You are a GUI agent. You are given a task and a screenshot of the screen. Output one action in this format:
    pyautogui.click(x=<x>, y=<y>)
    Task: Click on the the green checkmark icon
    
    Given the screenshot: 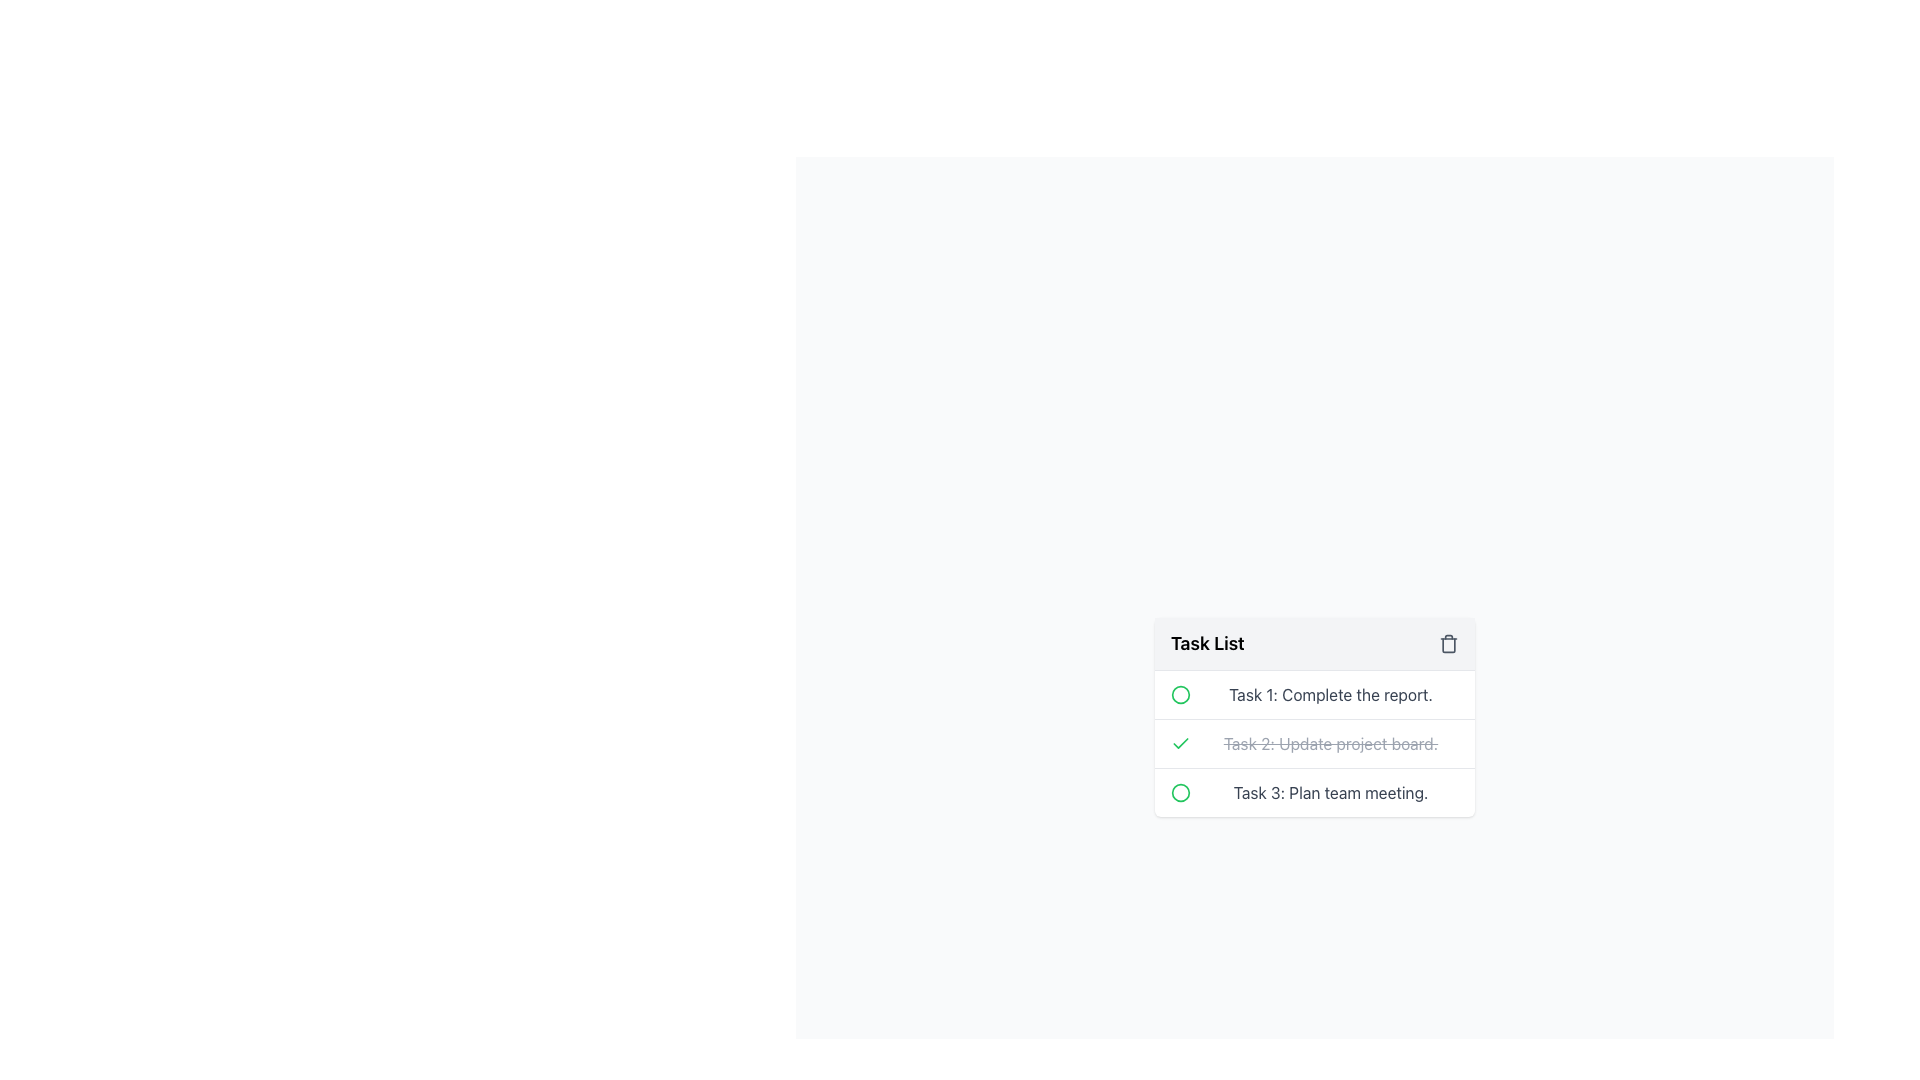 What is the action you would take?
    pyautogui.click(x=1180, y=743)
    